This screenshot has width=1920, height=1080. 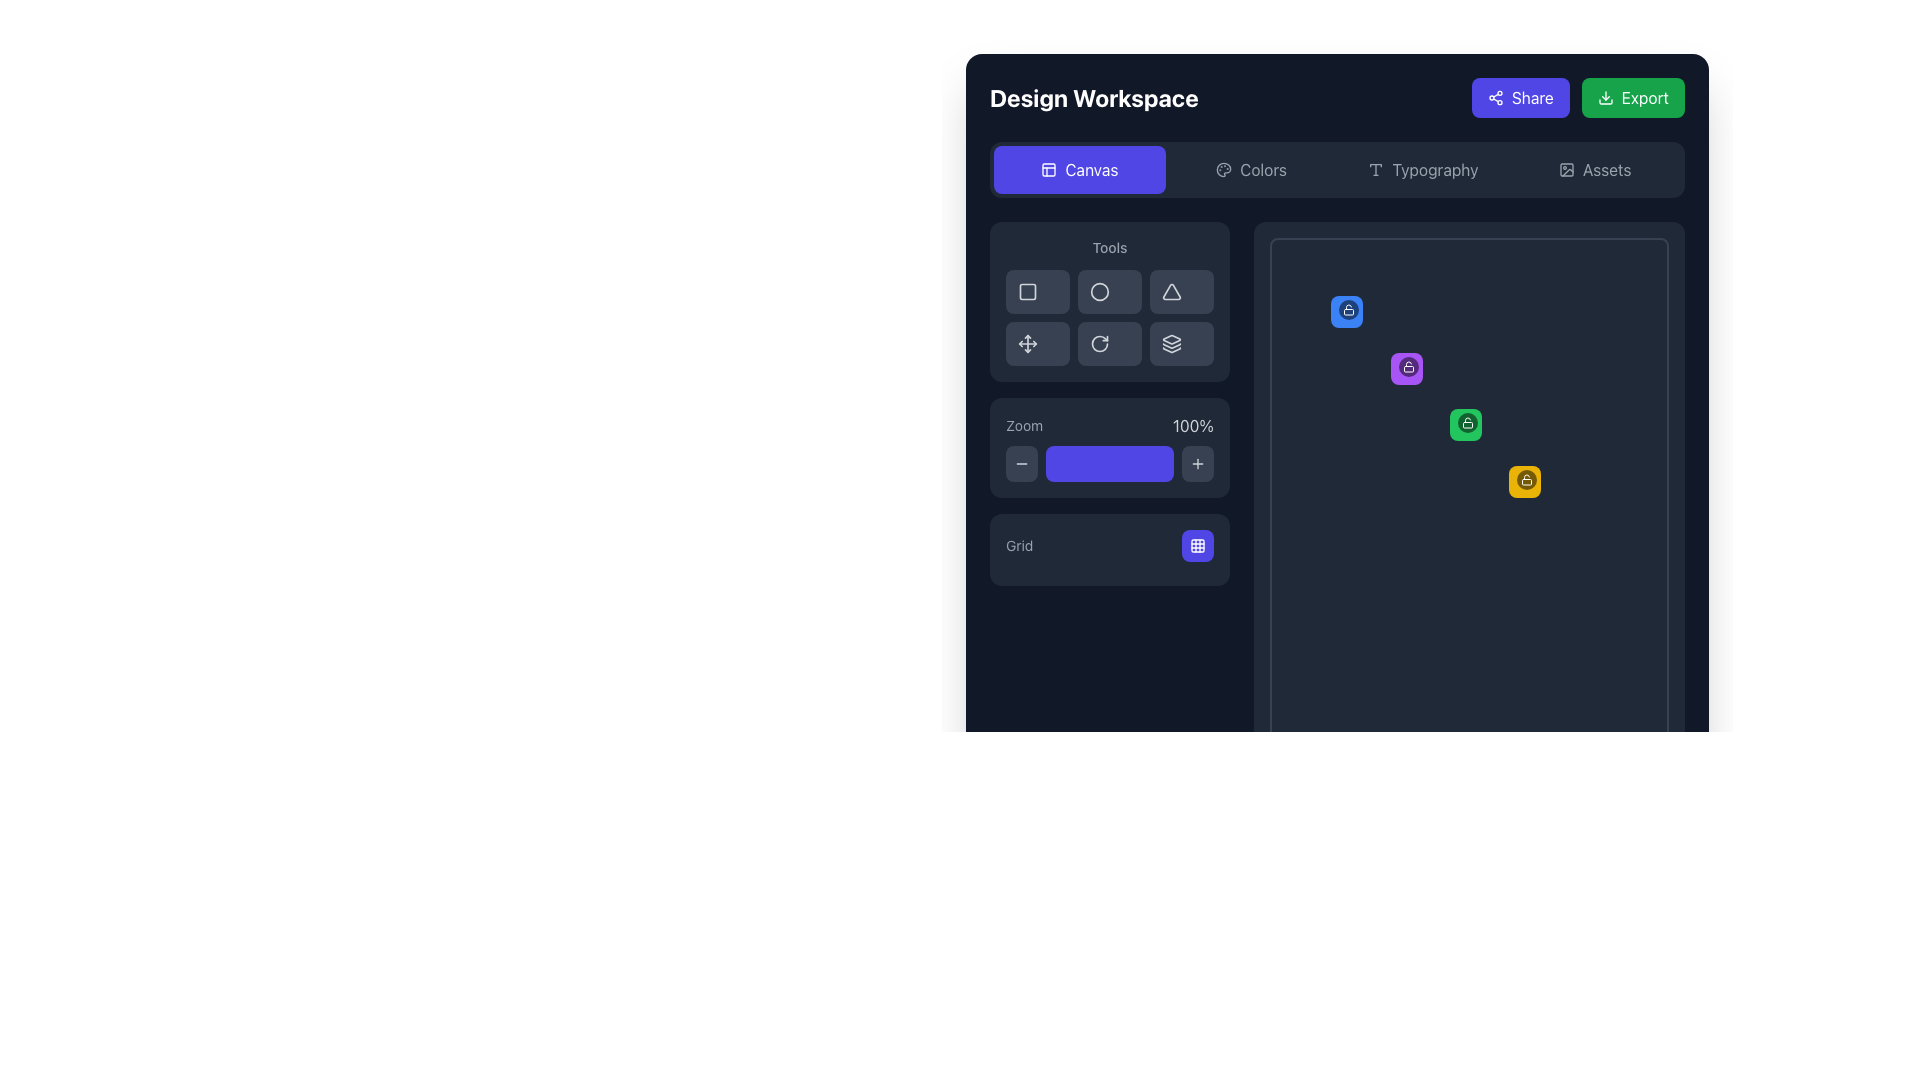 What do you see at coordinates (1027, 292) in the screenshot?
I see `the tool icon button located at the top-left of the 'Tools' panel` at bounding box center [1027, 292].